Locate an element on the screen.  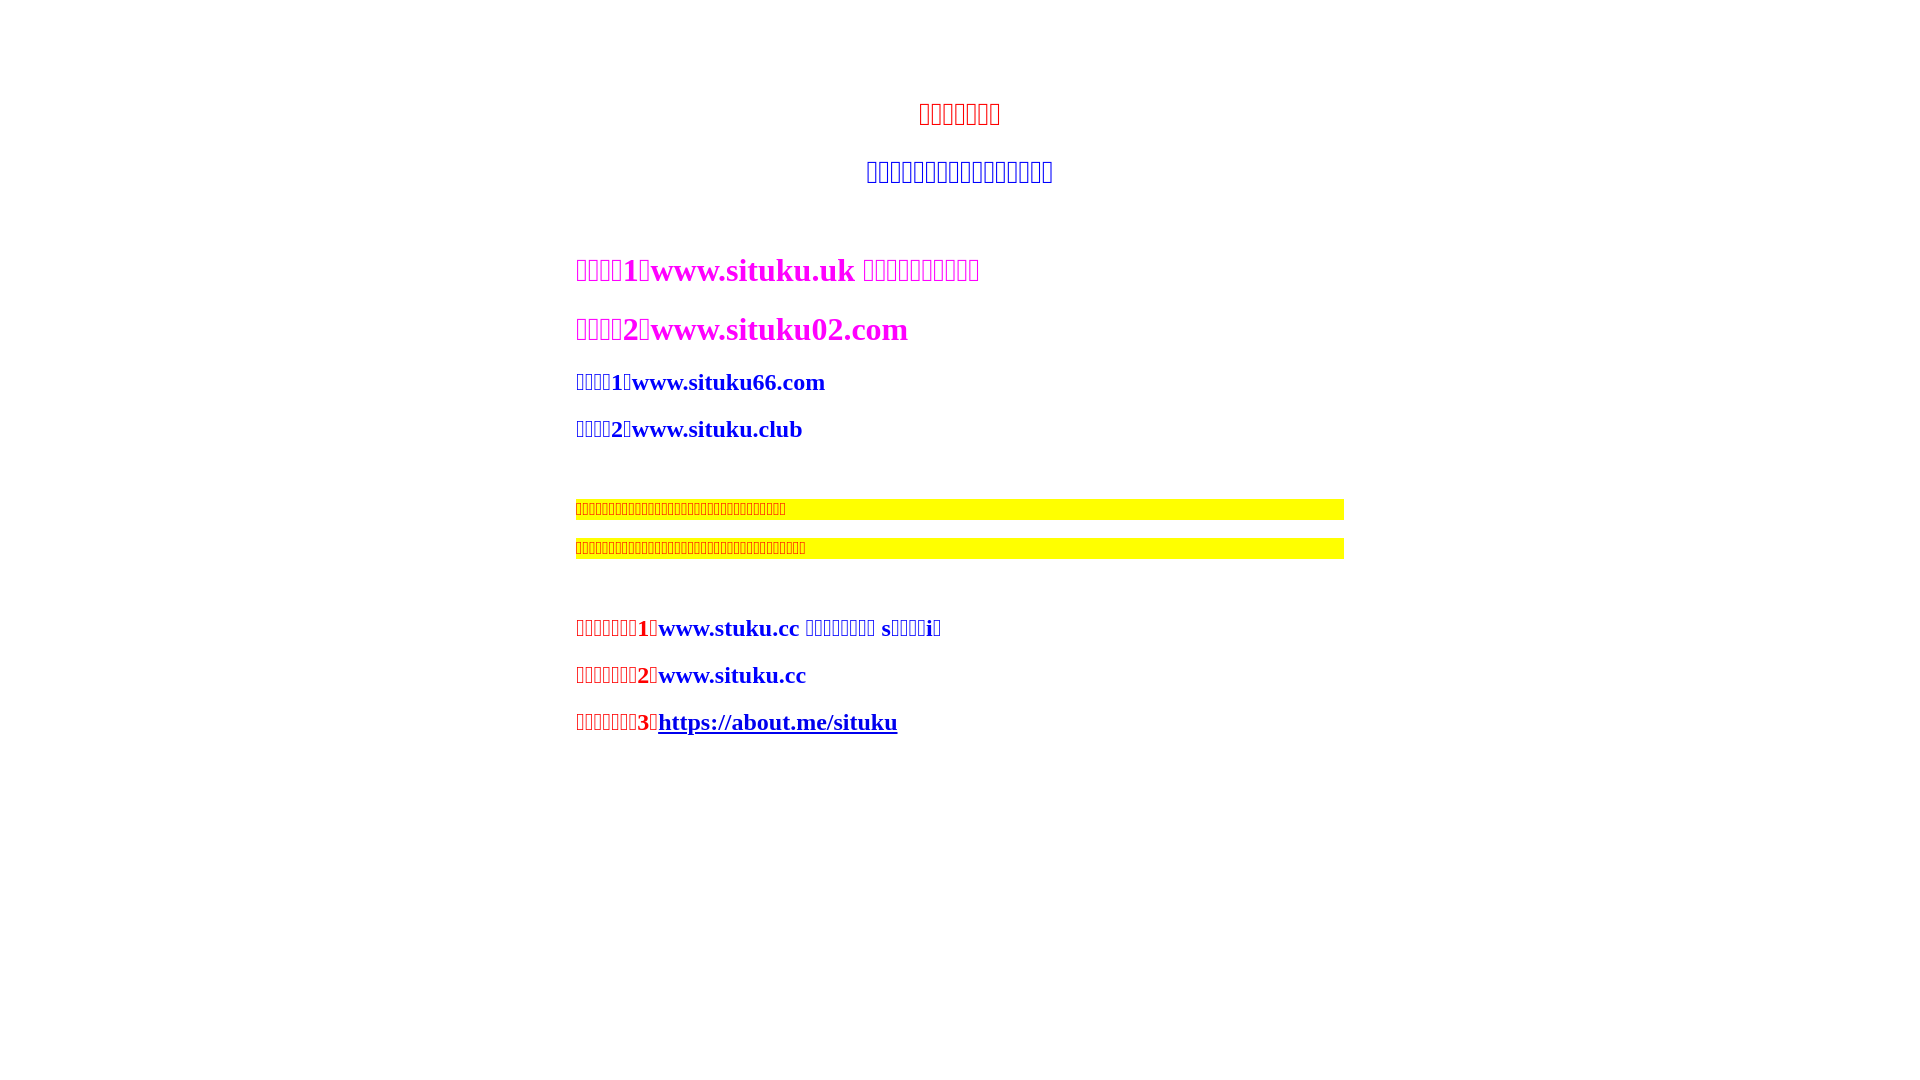
'https://about.me/situku' is located at coordinates (776, 721).